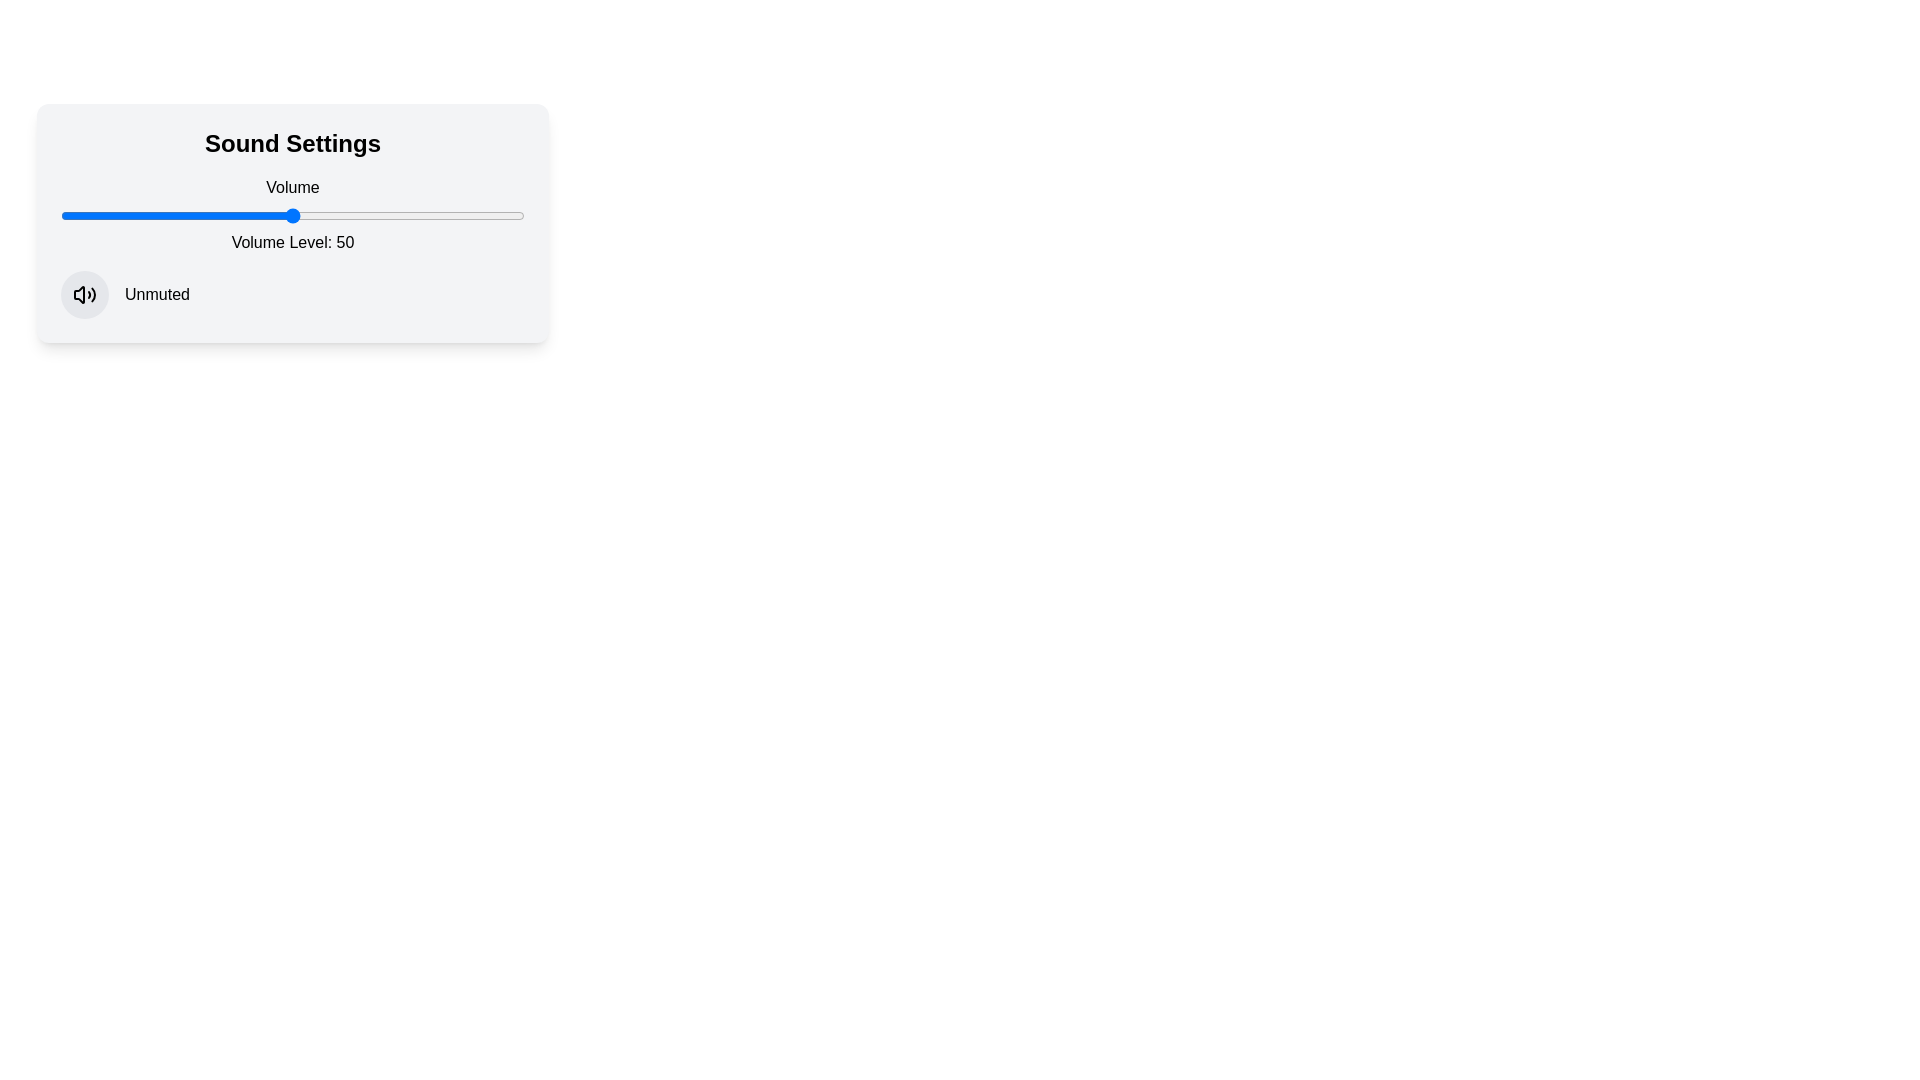 The width and height of the screenshot is (1920, 1080). I want to click on the sound volume icon, so click(84, 294).